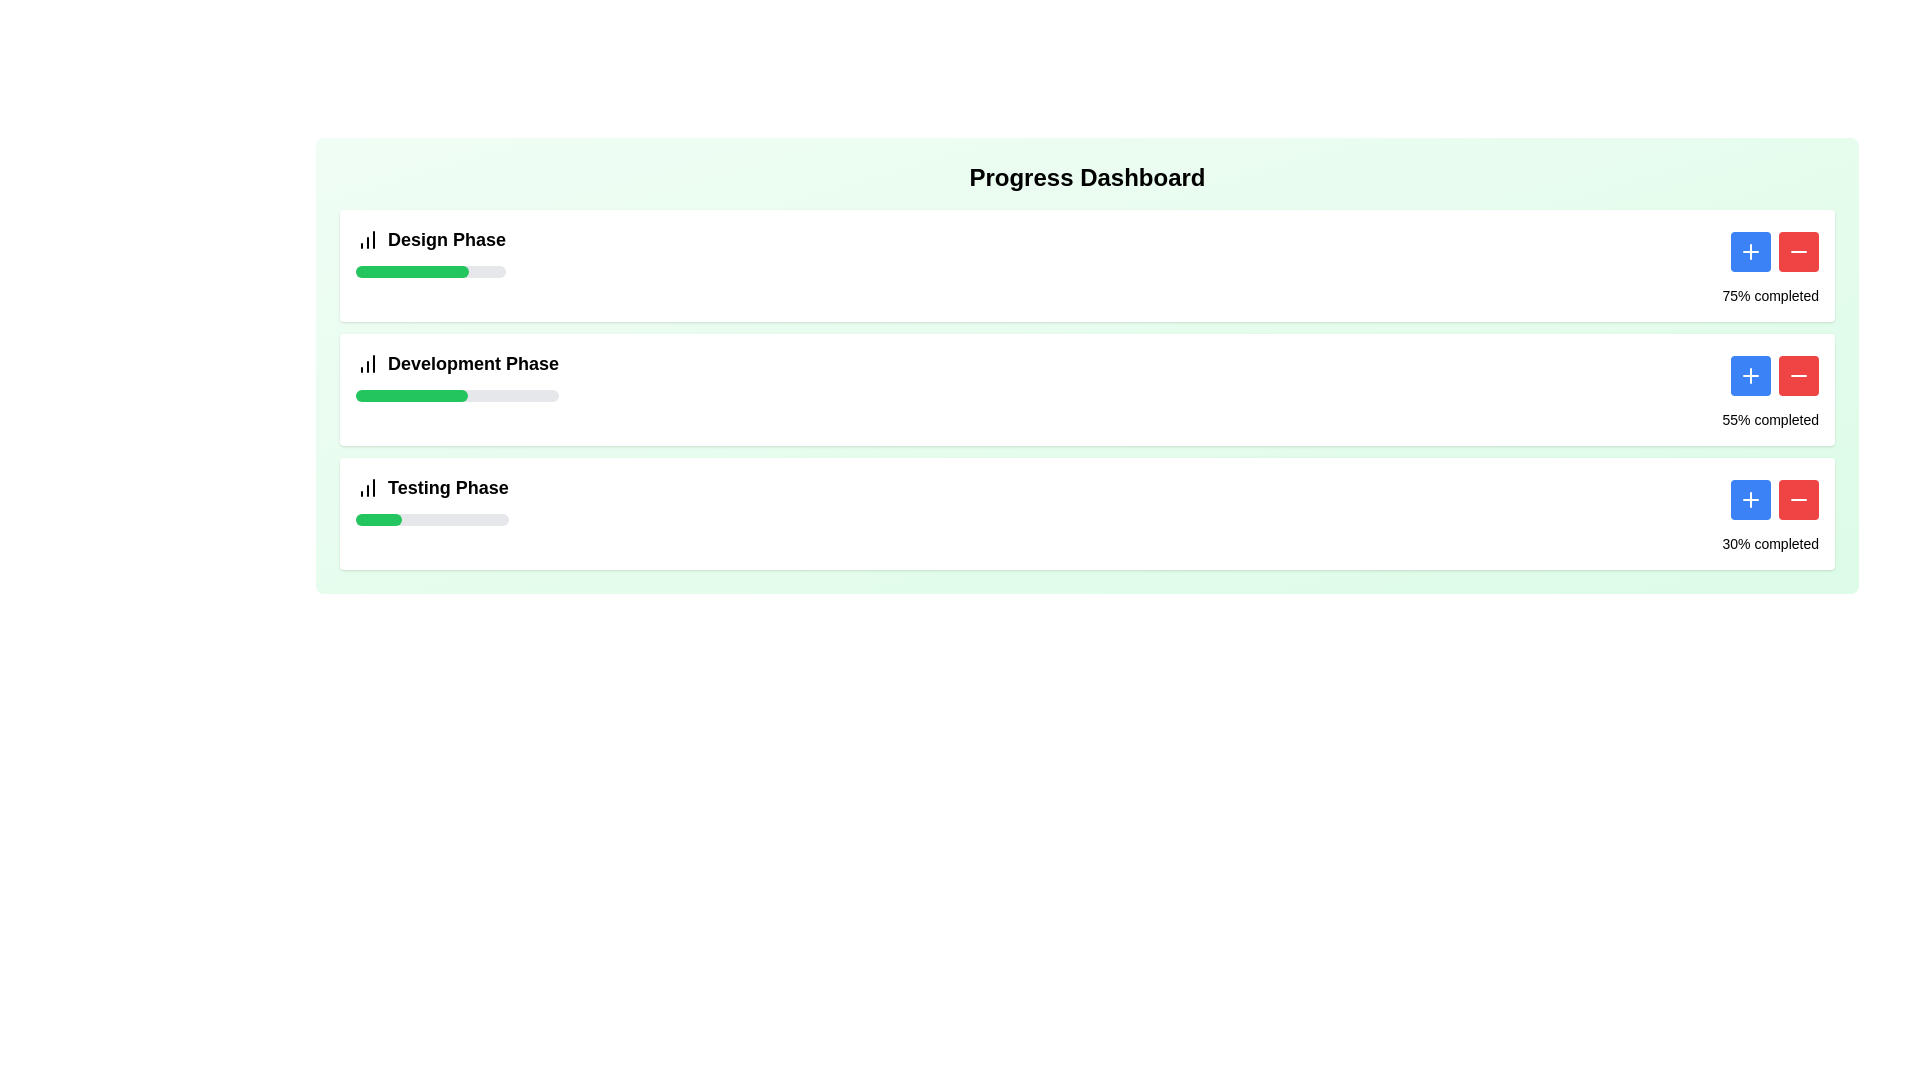 This screenshot has height=1080, width=1920. What do you see at coordinates (1799, 499) in the screenshot?
I see `the red rectangular button with rounded corners containing a white minus sign icon, located at the far right of the 'Testing Phase' section` at bounding box center [1799, 499].